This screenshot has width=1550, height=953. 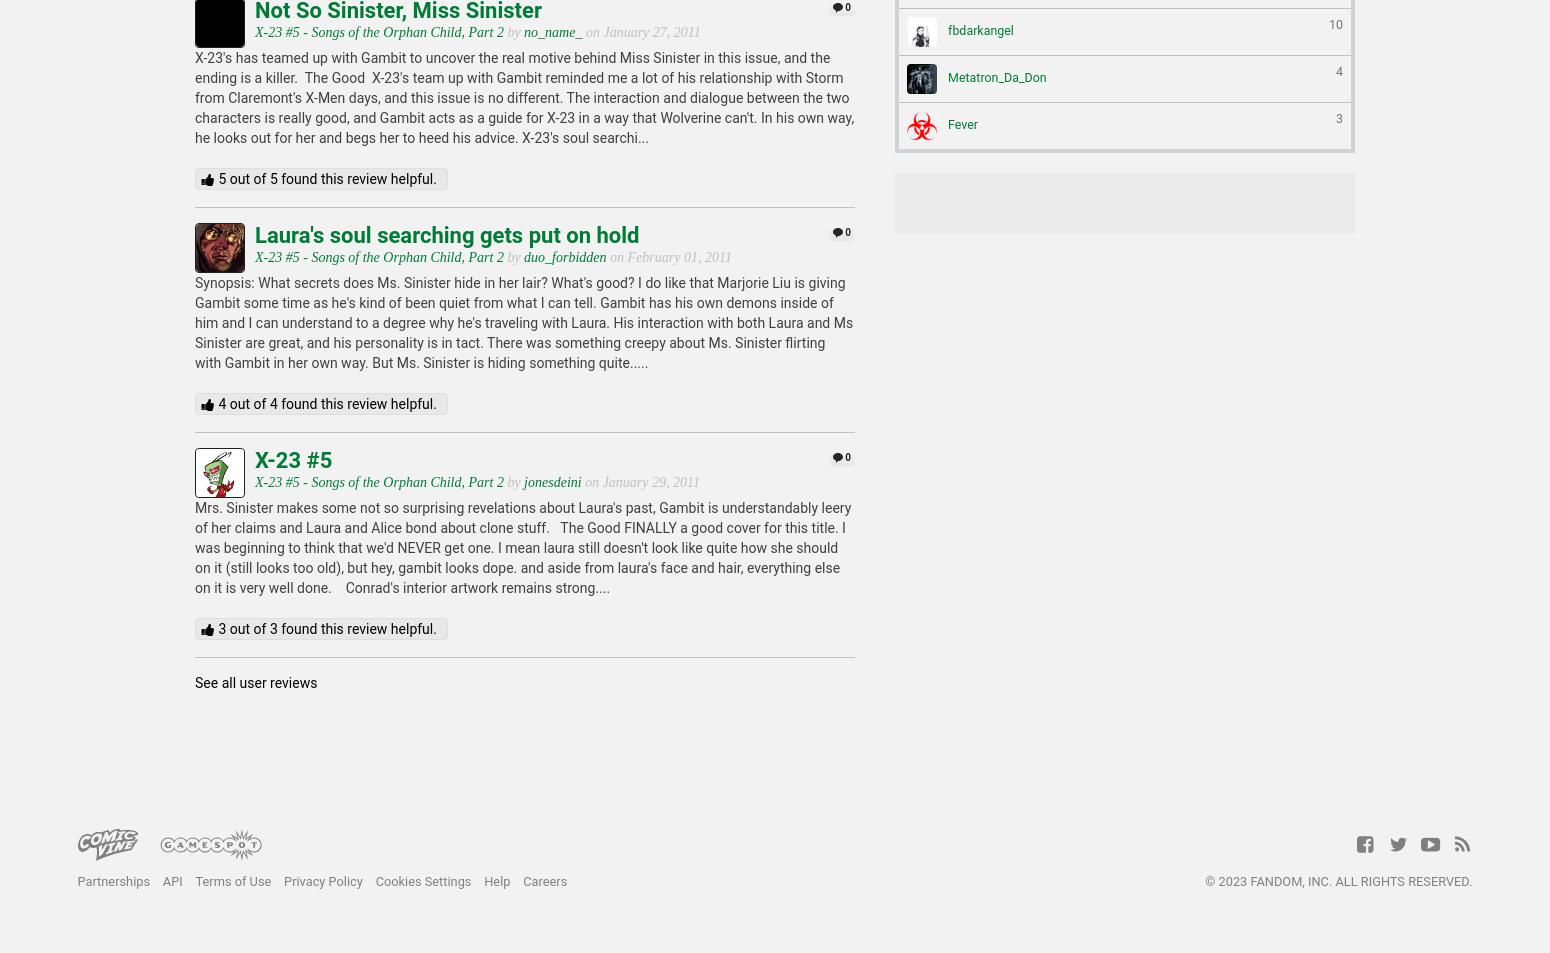 I want to click on 'Cookies Settings', so click(x=422, y=881).